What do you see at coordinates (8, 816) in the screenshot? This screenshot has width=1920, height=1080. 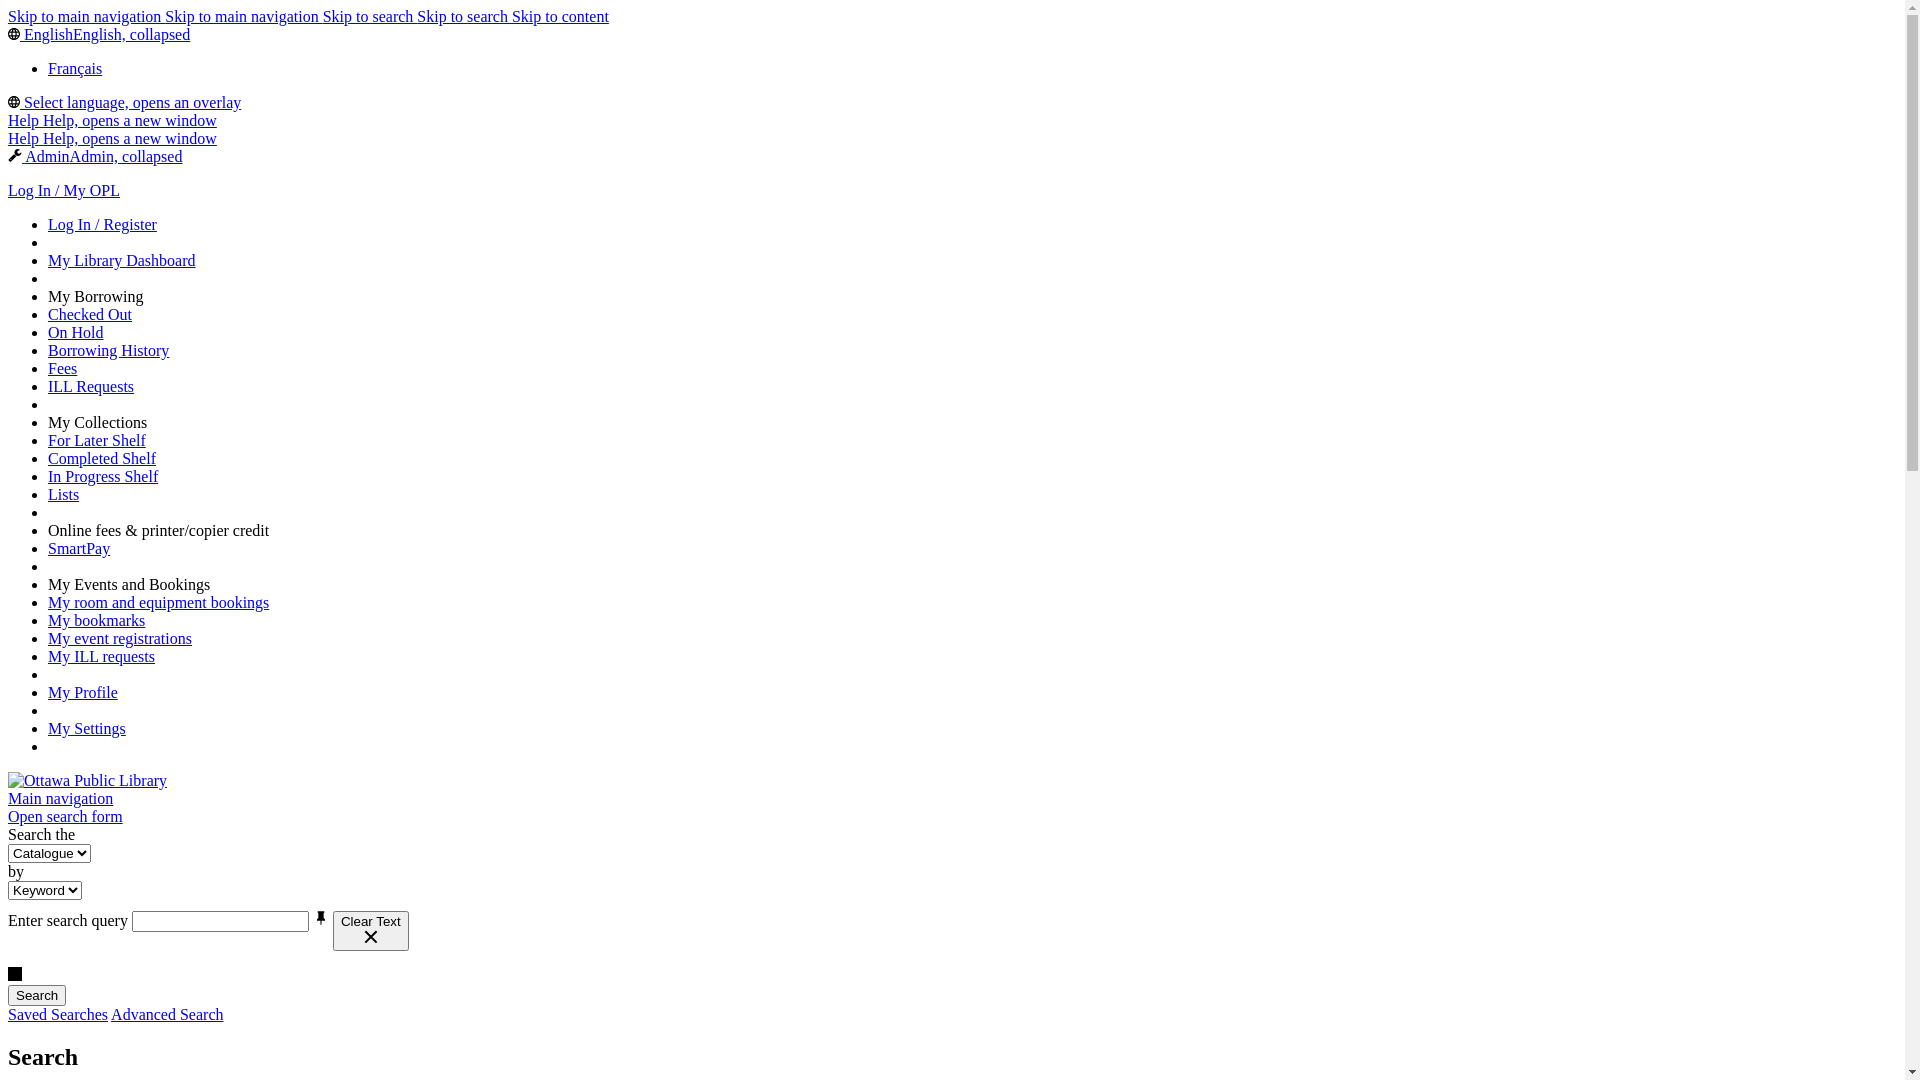 I see `'Open search form'` at bounding box center [8, 816].